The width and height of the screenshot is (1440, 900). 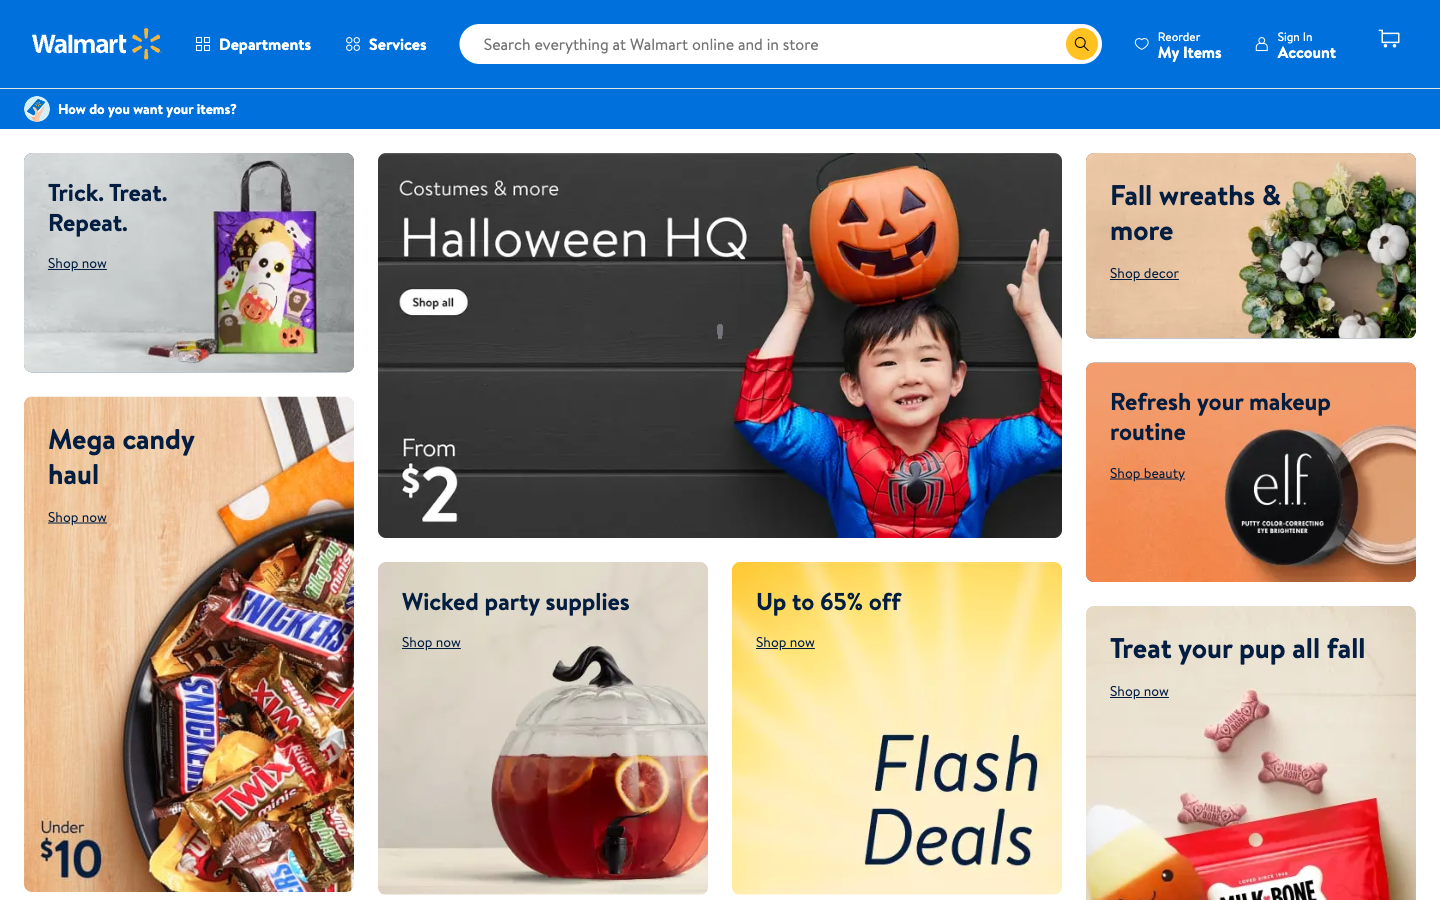 I want to click on Explore the available flash deals, so click(x=895, y=727).